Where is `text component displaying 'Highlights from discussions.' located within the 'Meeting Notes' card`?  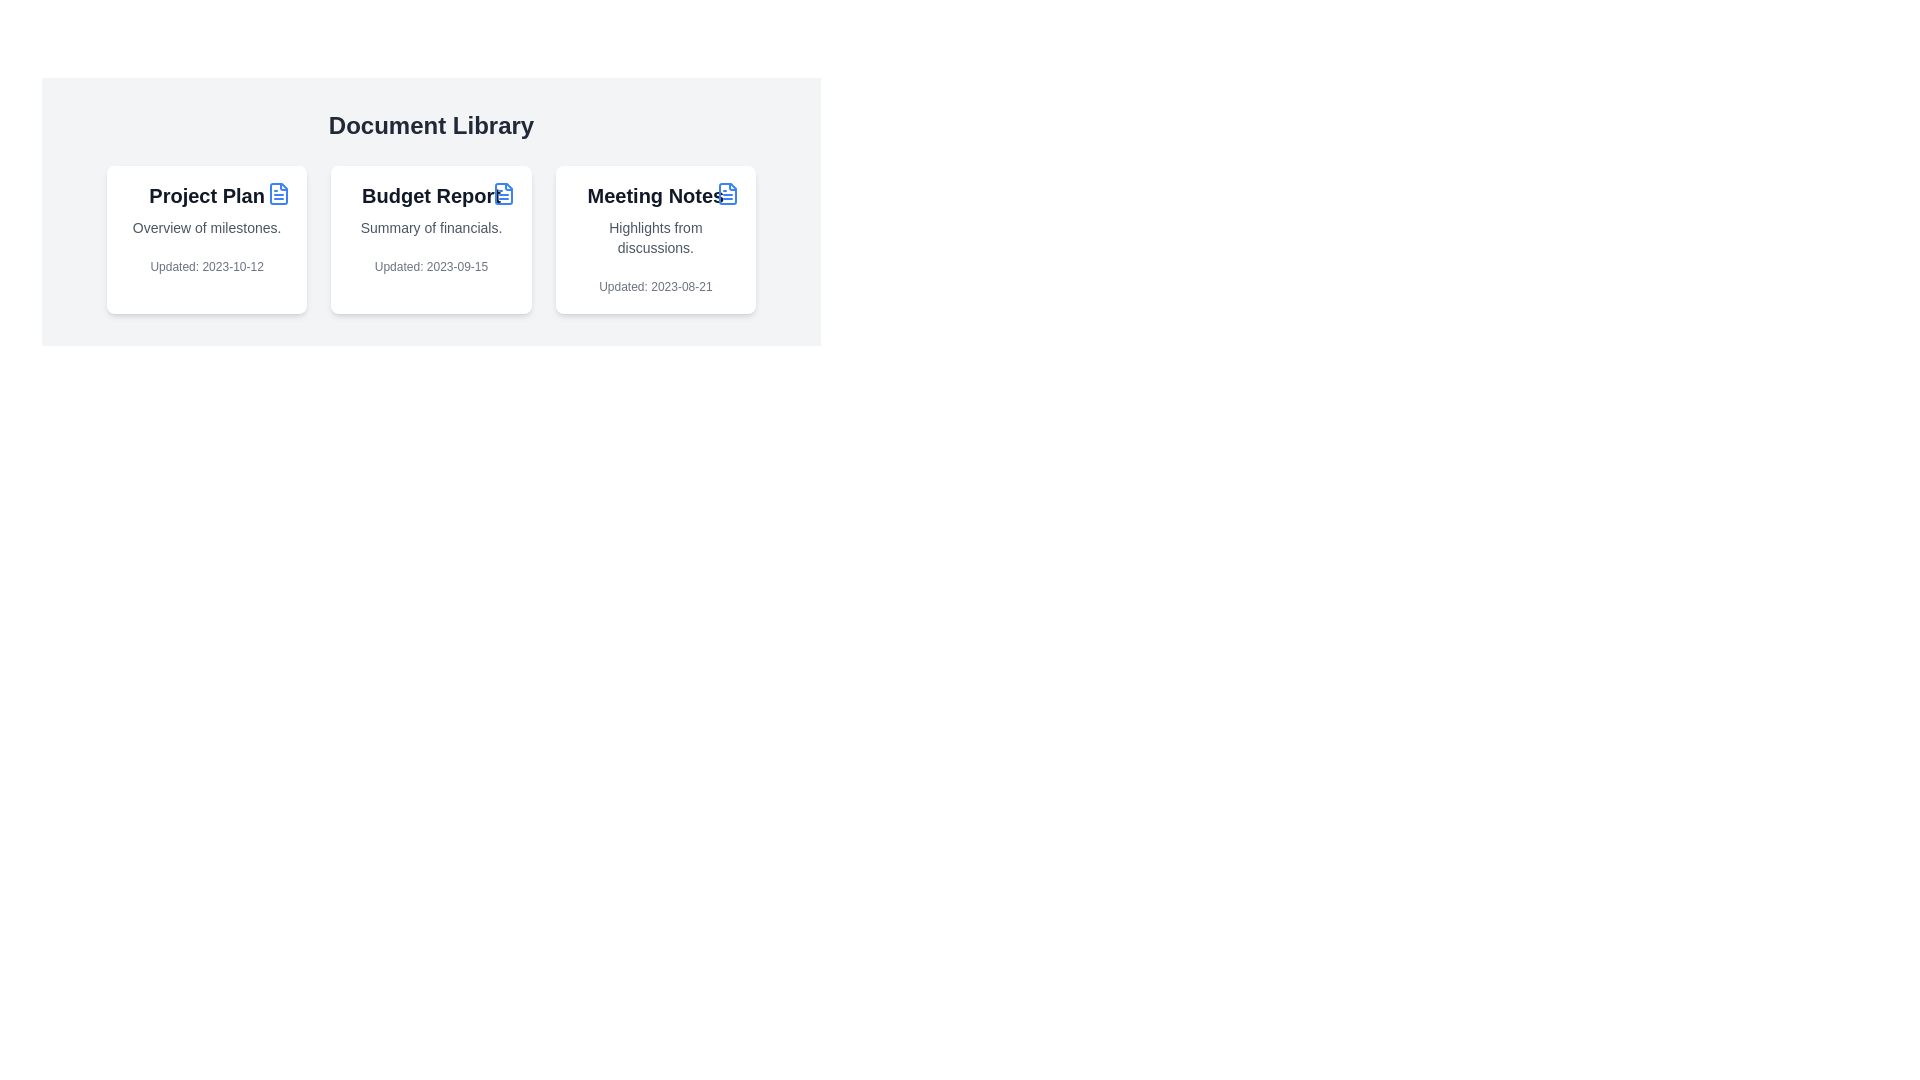
text component displaying 'Highlights from discussions.' located within the 'Meeting Notes' card is located at coordinates (655, 237).